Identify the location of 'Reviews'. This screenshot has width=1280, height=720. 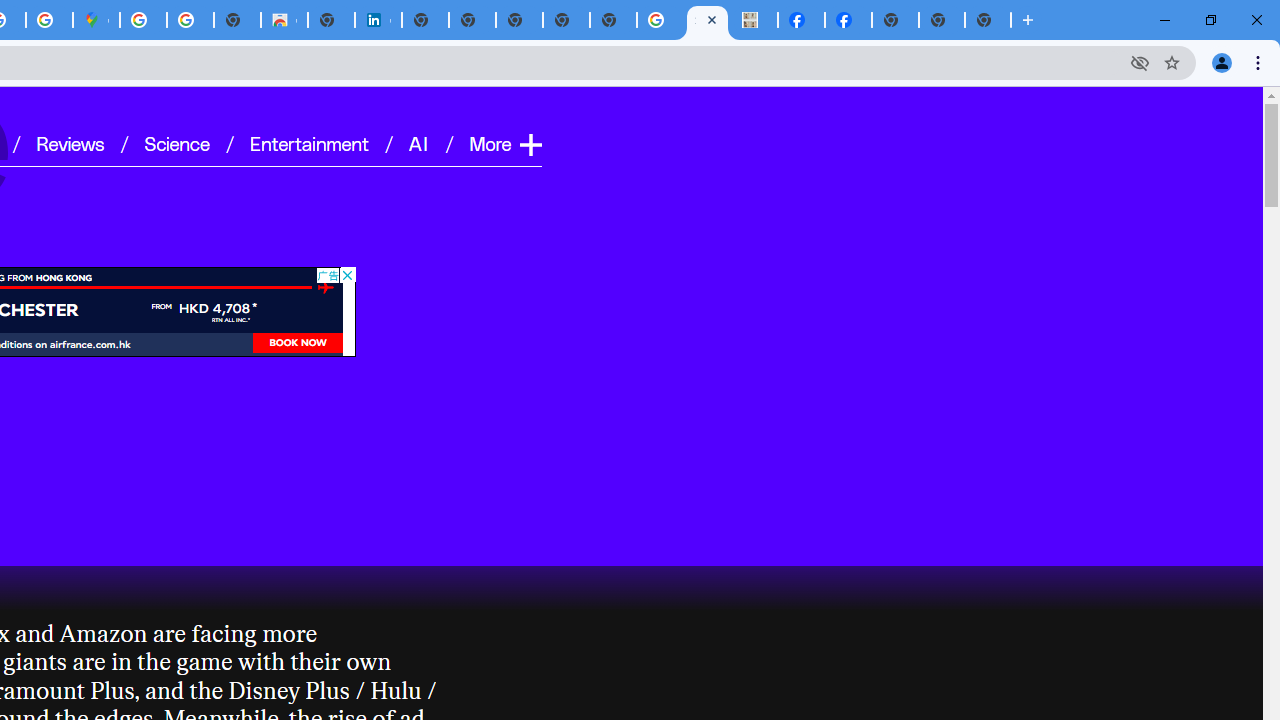
(70, 141).